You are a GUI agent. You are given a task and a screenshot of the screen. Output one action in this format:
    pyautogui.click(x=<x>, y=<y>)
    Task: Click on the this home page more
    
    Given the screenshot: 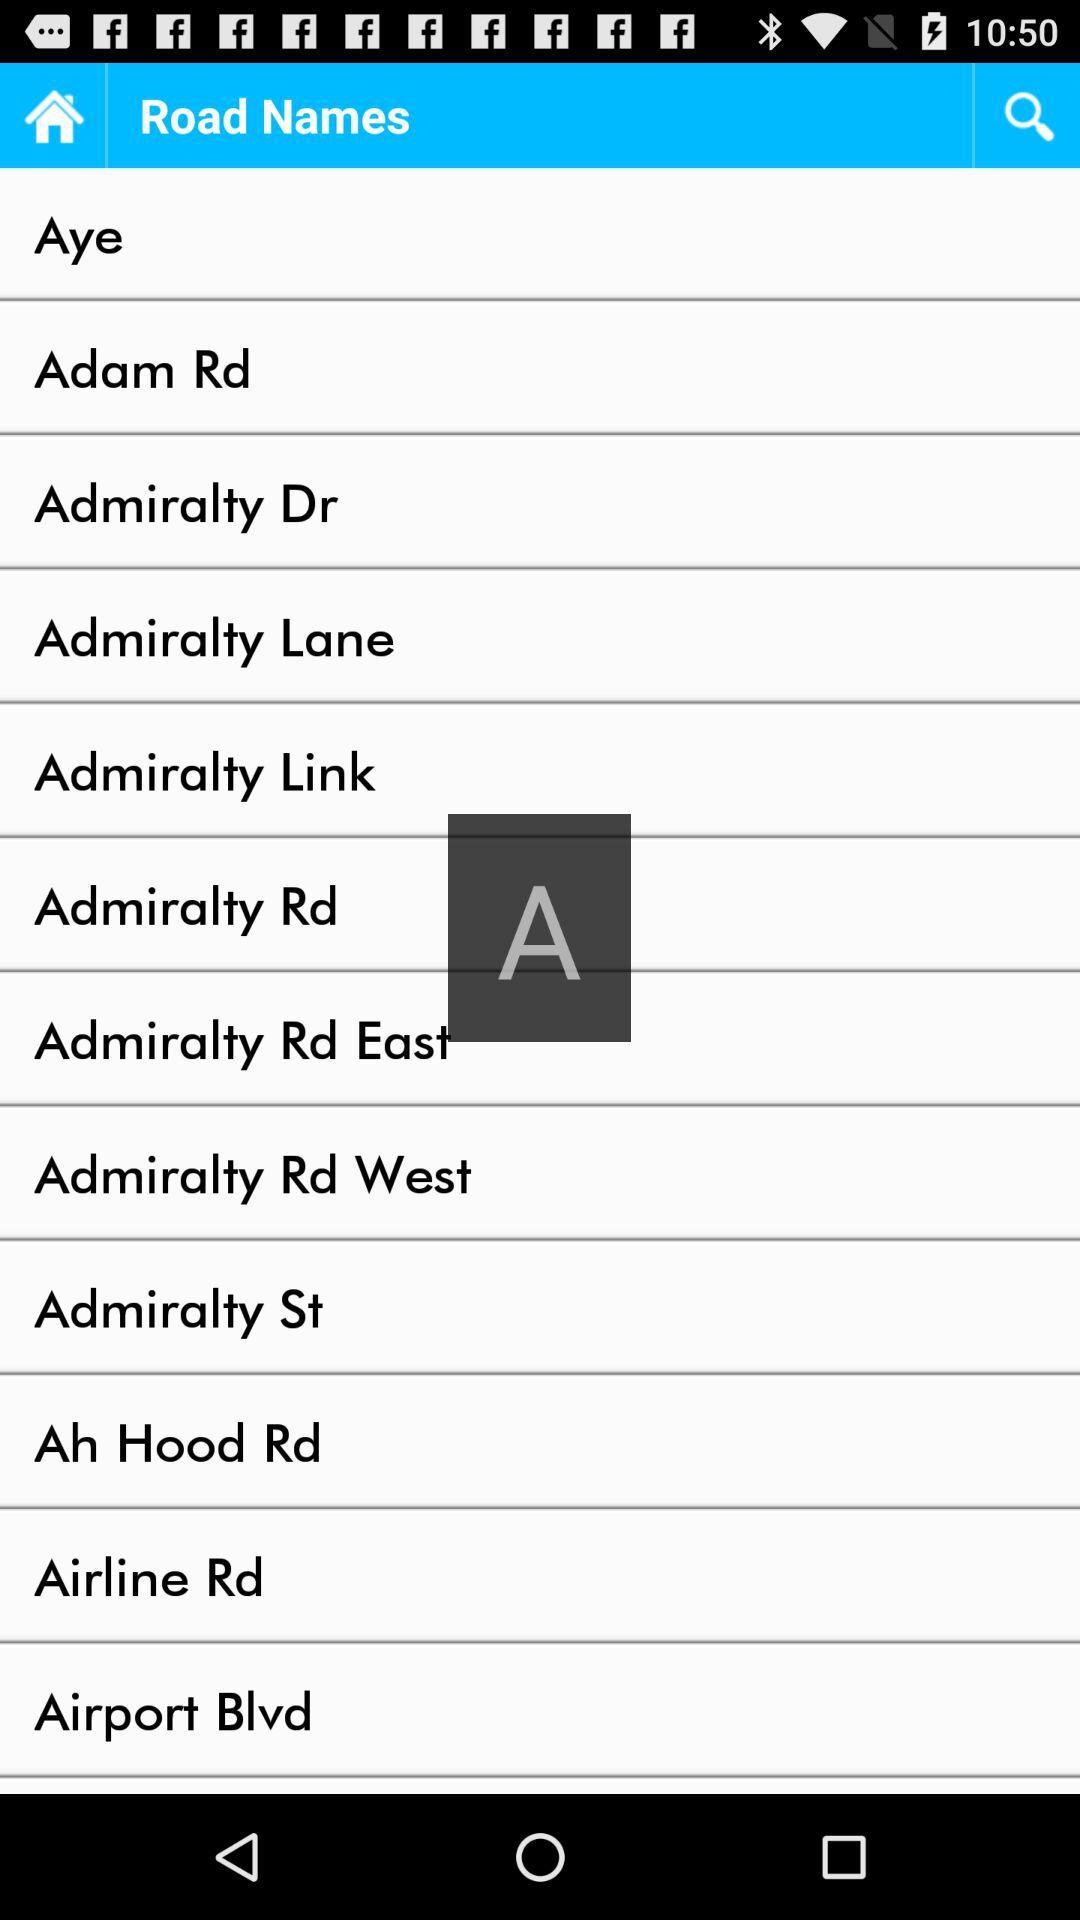 What is the action you would take?
    pyautogui.click(x=51, y=114)
    